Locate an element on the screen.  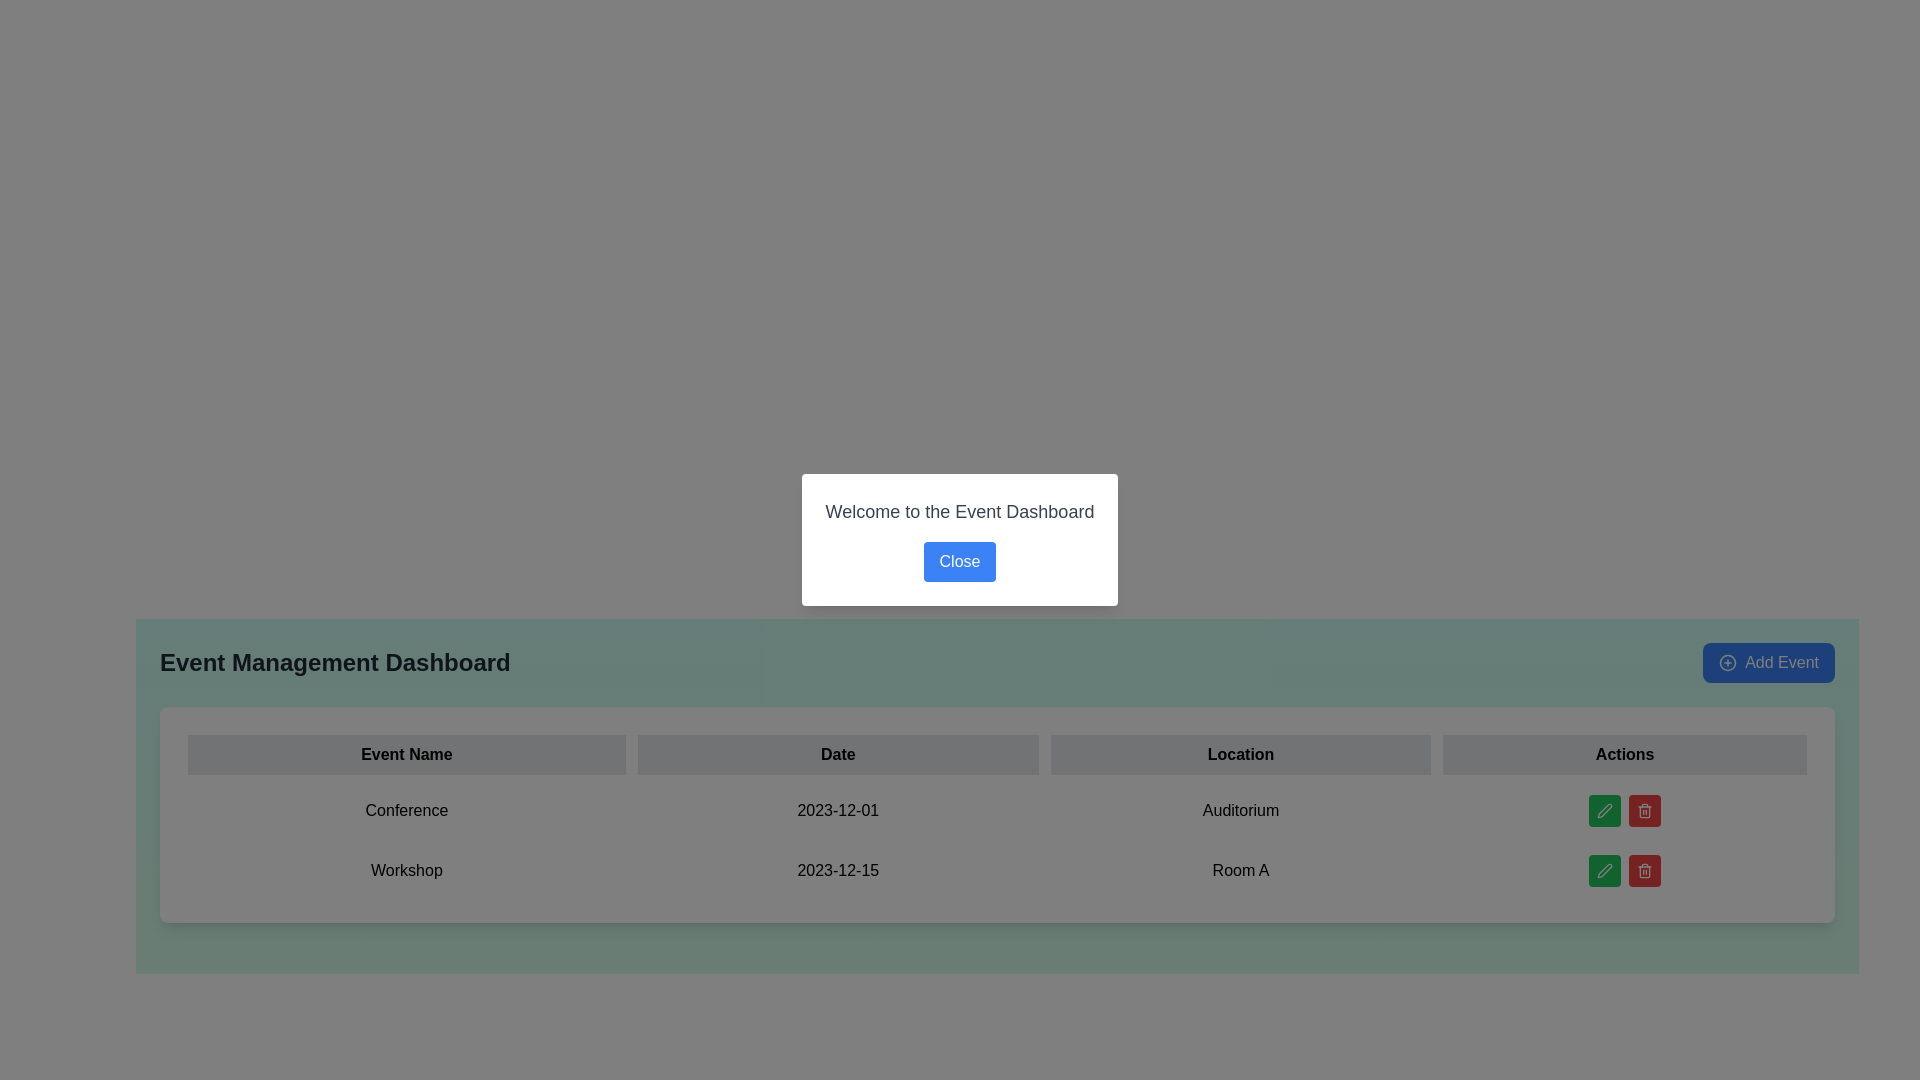
the edit button associated with the first event in the actions column is located at coordinates (1605, 810).